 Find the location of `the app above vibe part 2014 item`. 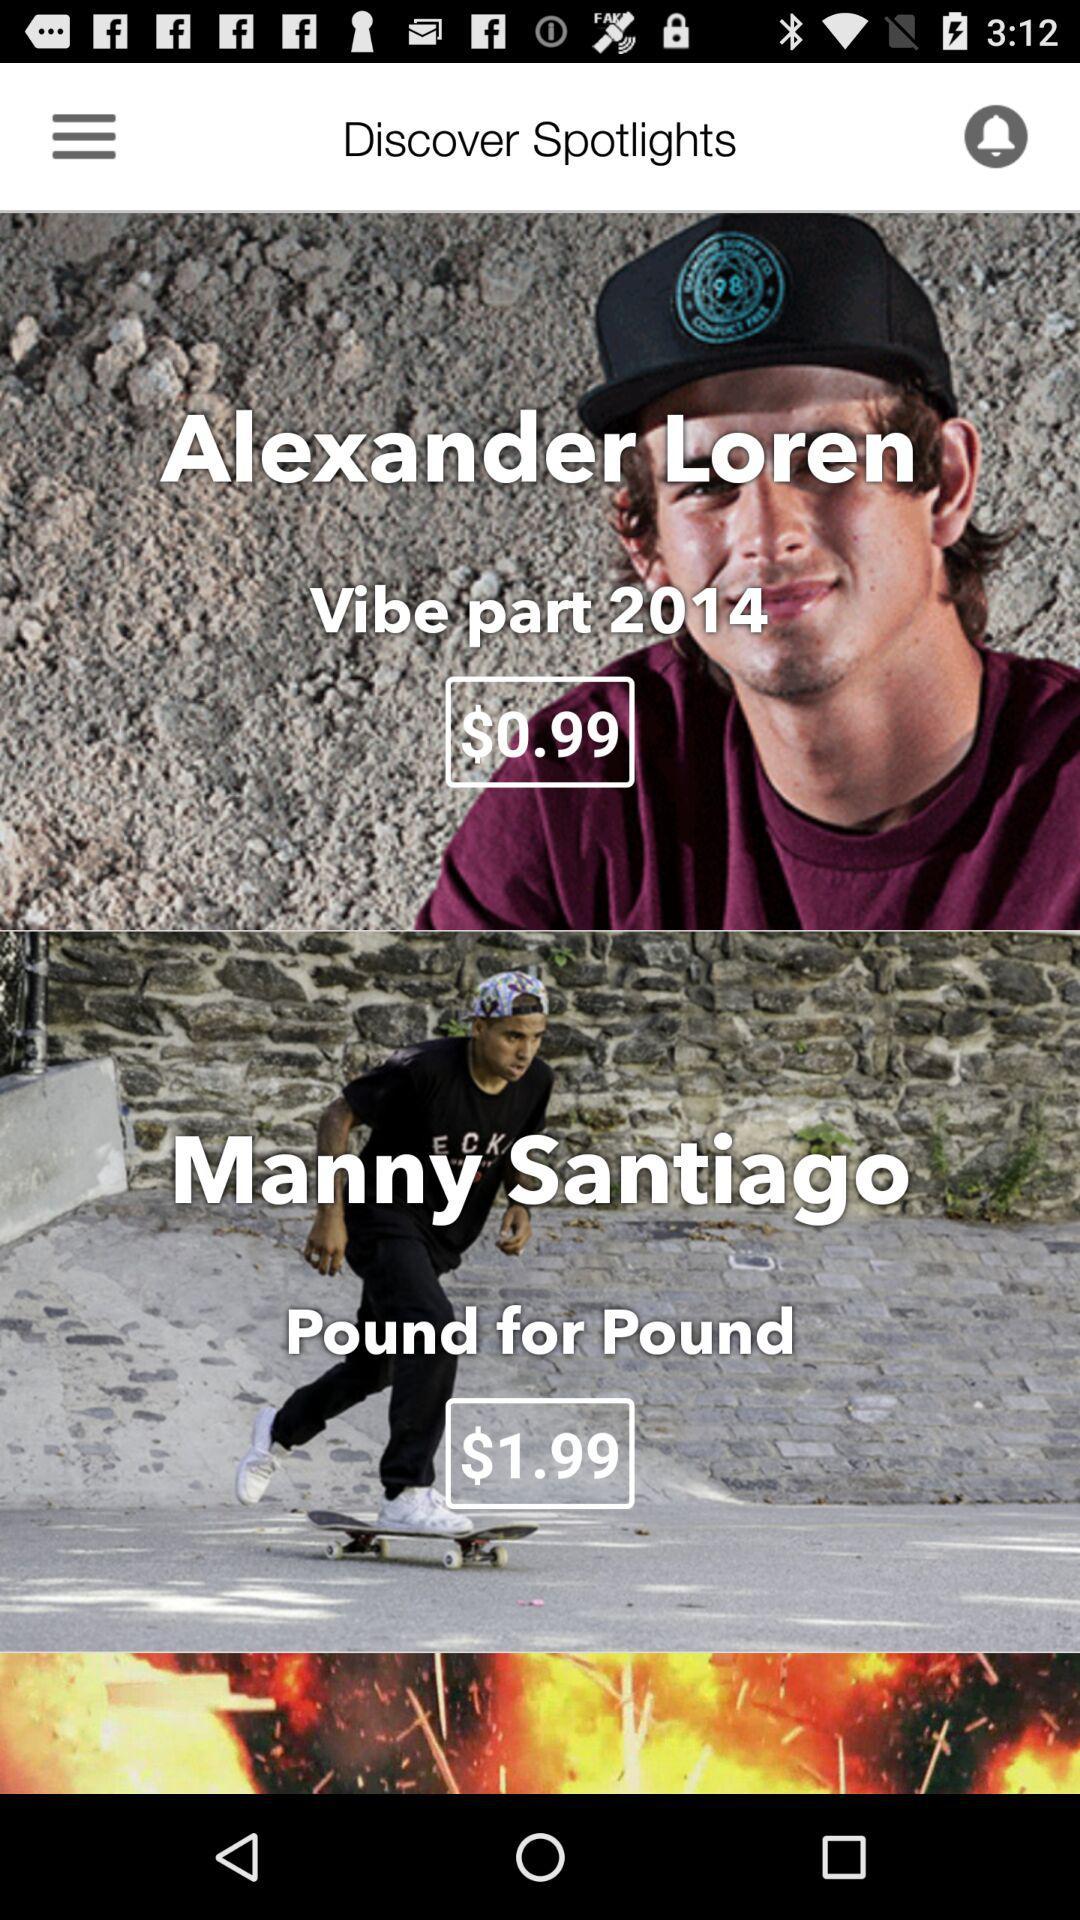

the app above vibe part 2014 item is located at coordinates (540, 445).